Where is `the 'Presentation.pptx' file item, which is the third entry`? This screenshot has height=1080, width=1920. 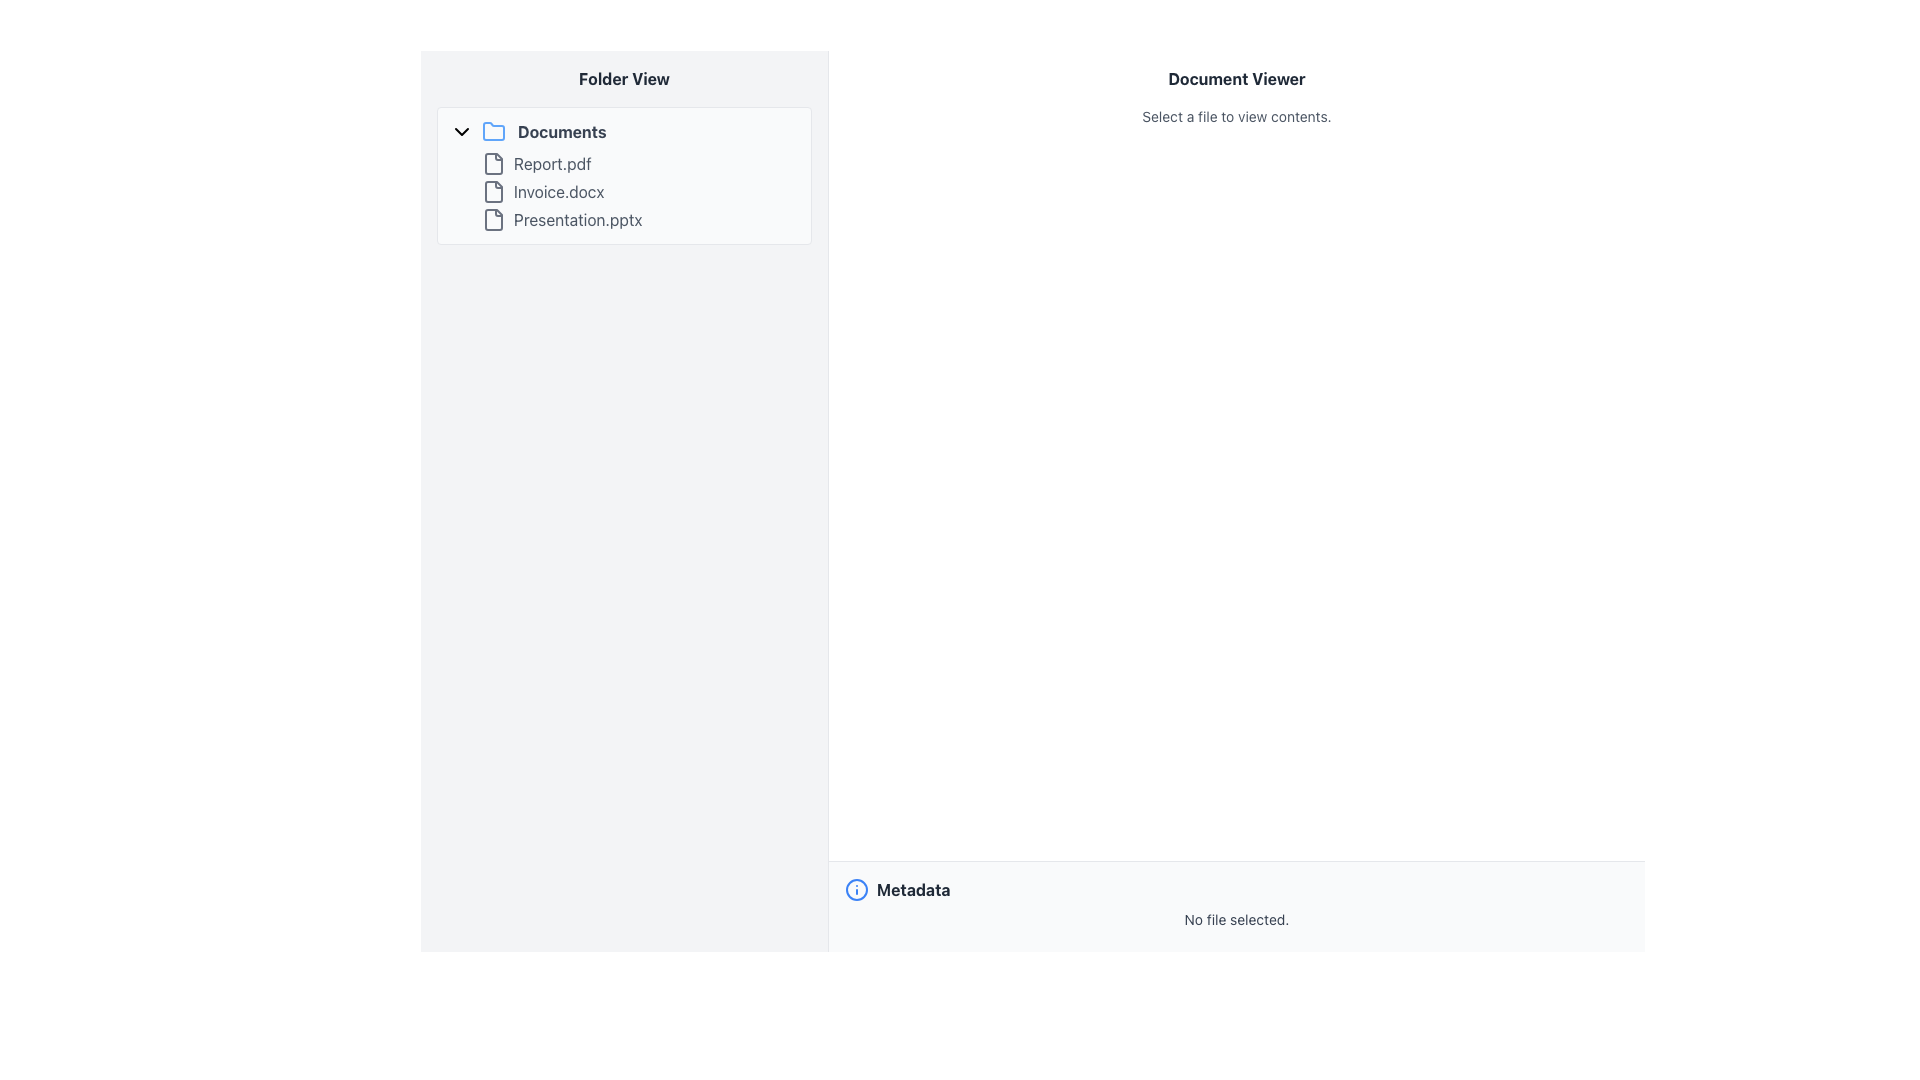 the 'Presentation.pptx' file item, which is the third entry is located at coordinates (640, 219).